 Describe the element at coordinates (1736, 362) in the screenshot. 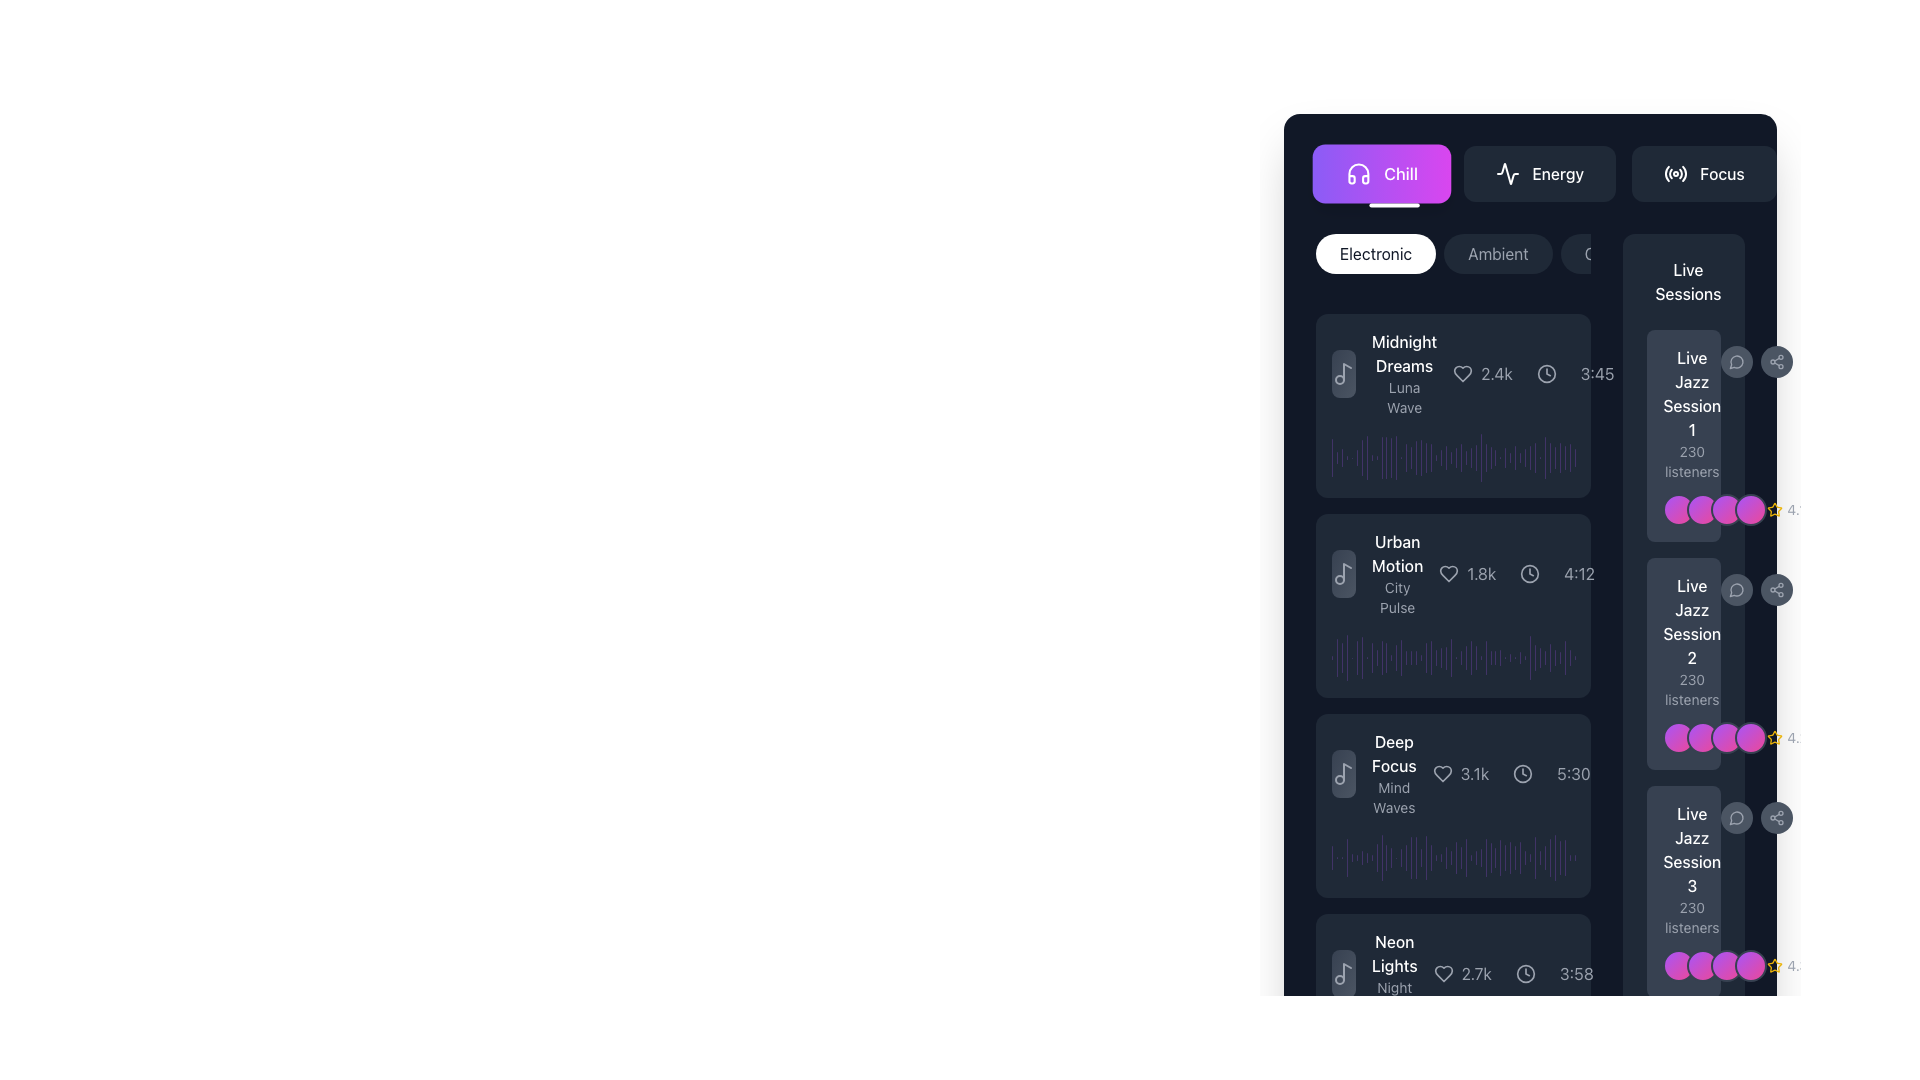

I see `the comment or chat button located` at that location.